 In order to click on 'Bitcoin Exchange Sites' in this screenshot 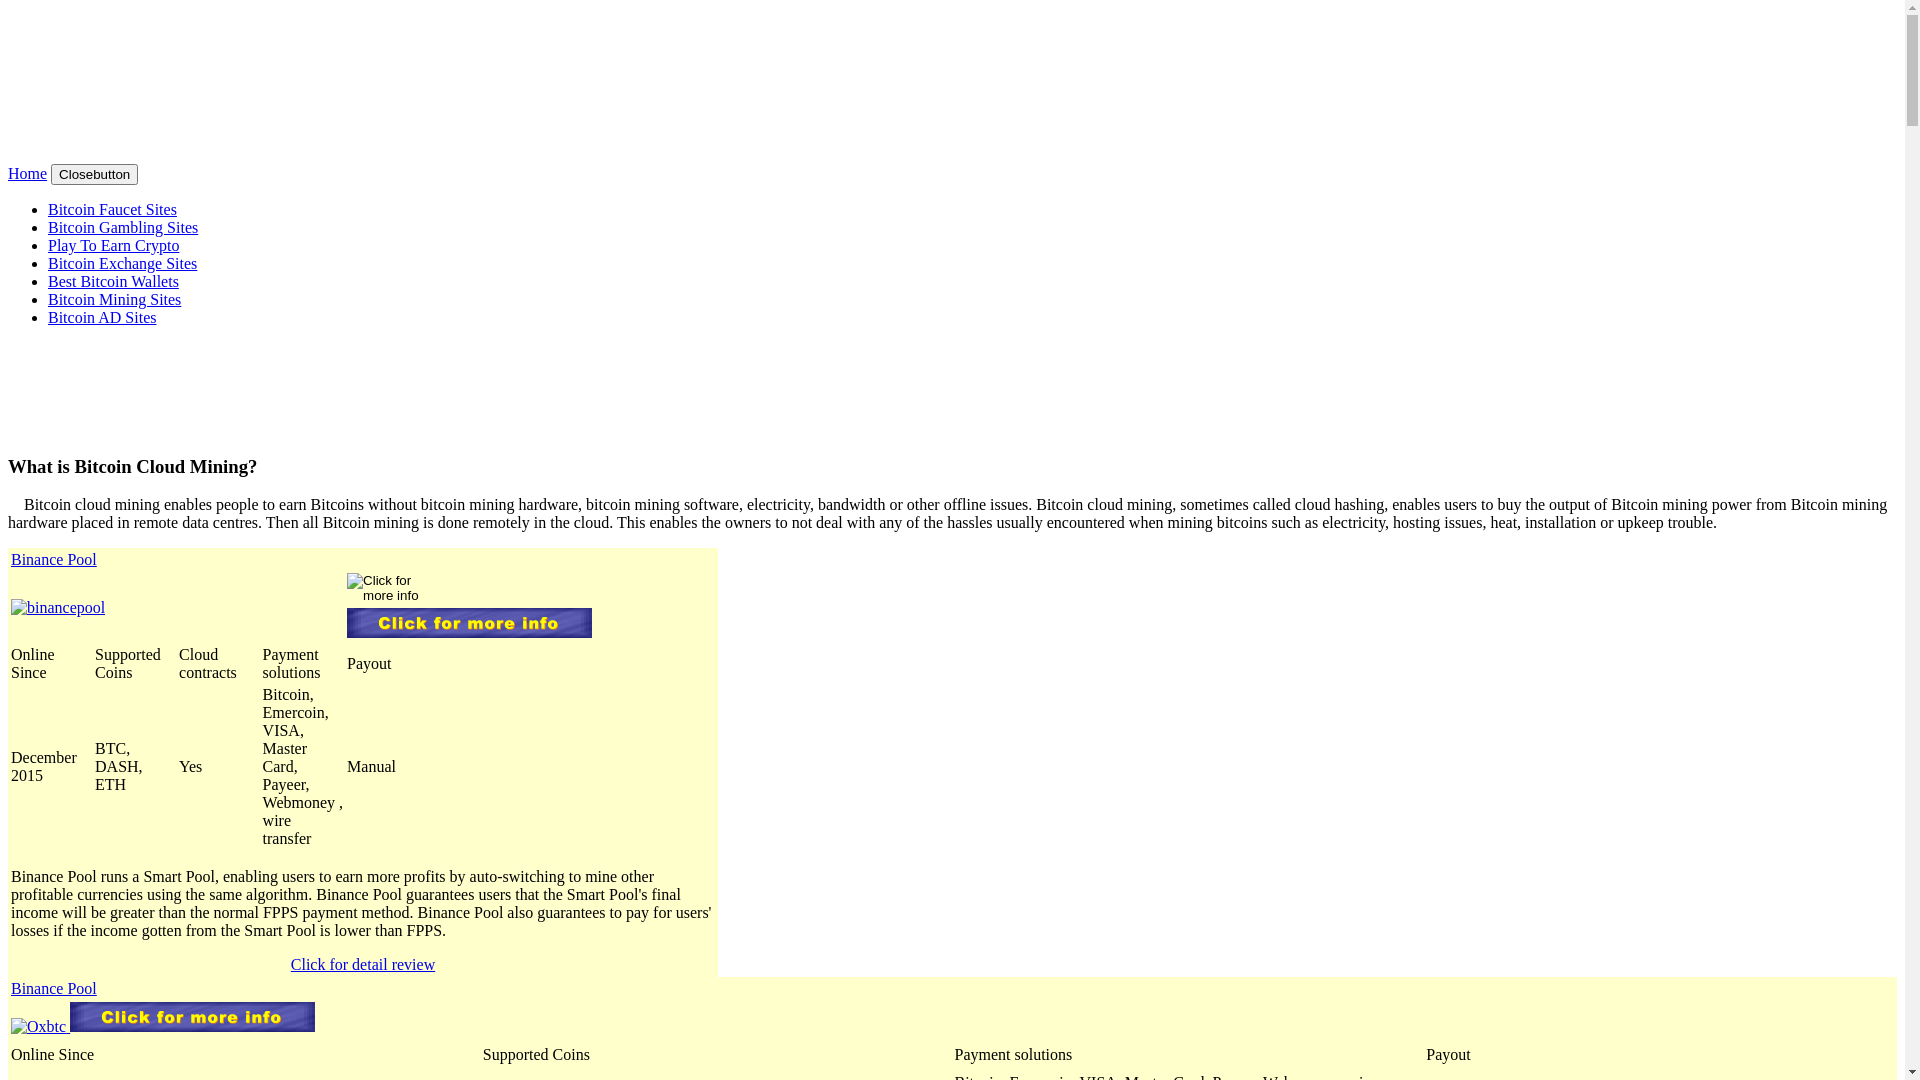, I will do `click(121, 262)`.